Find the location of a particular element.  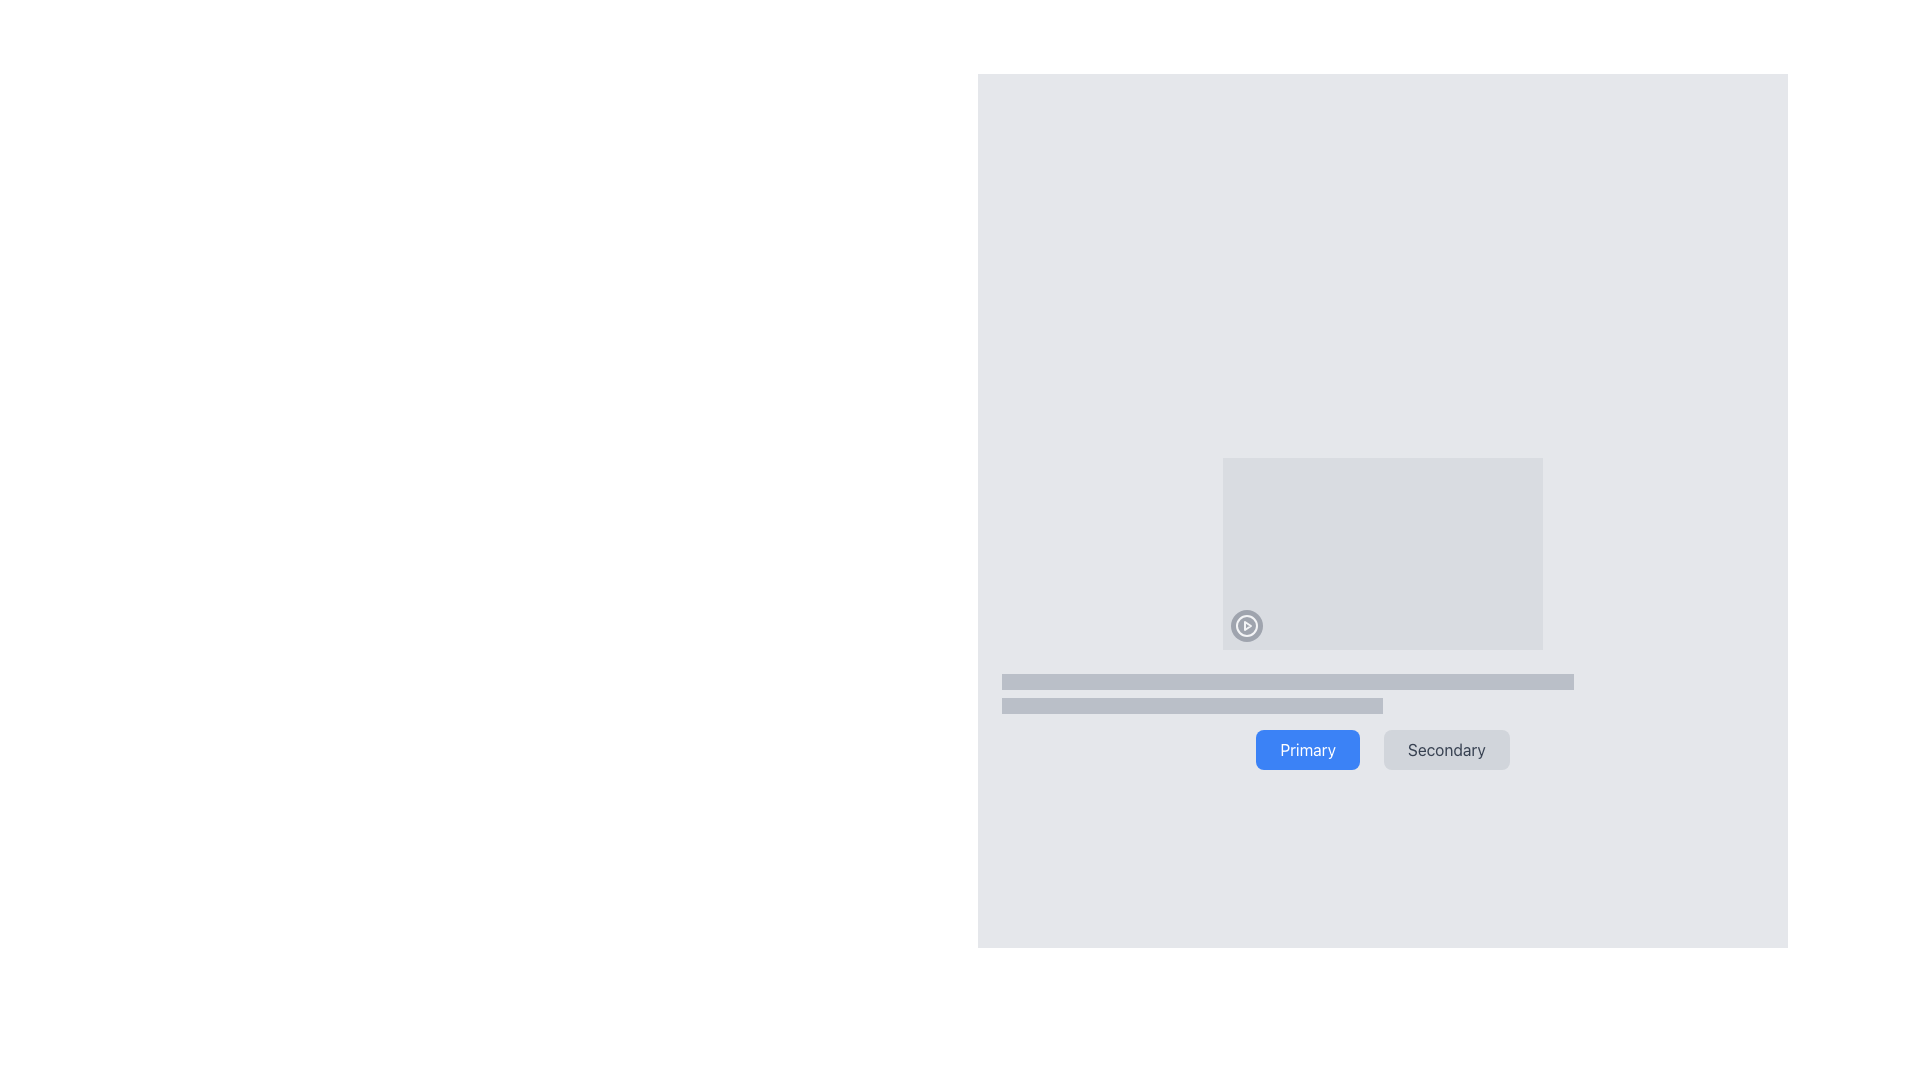

the 'Primary' button, which is a vibrant blue button with white text, located in the bottom portion of the interface, slightly left of center is located at coordinates (1308, 749).